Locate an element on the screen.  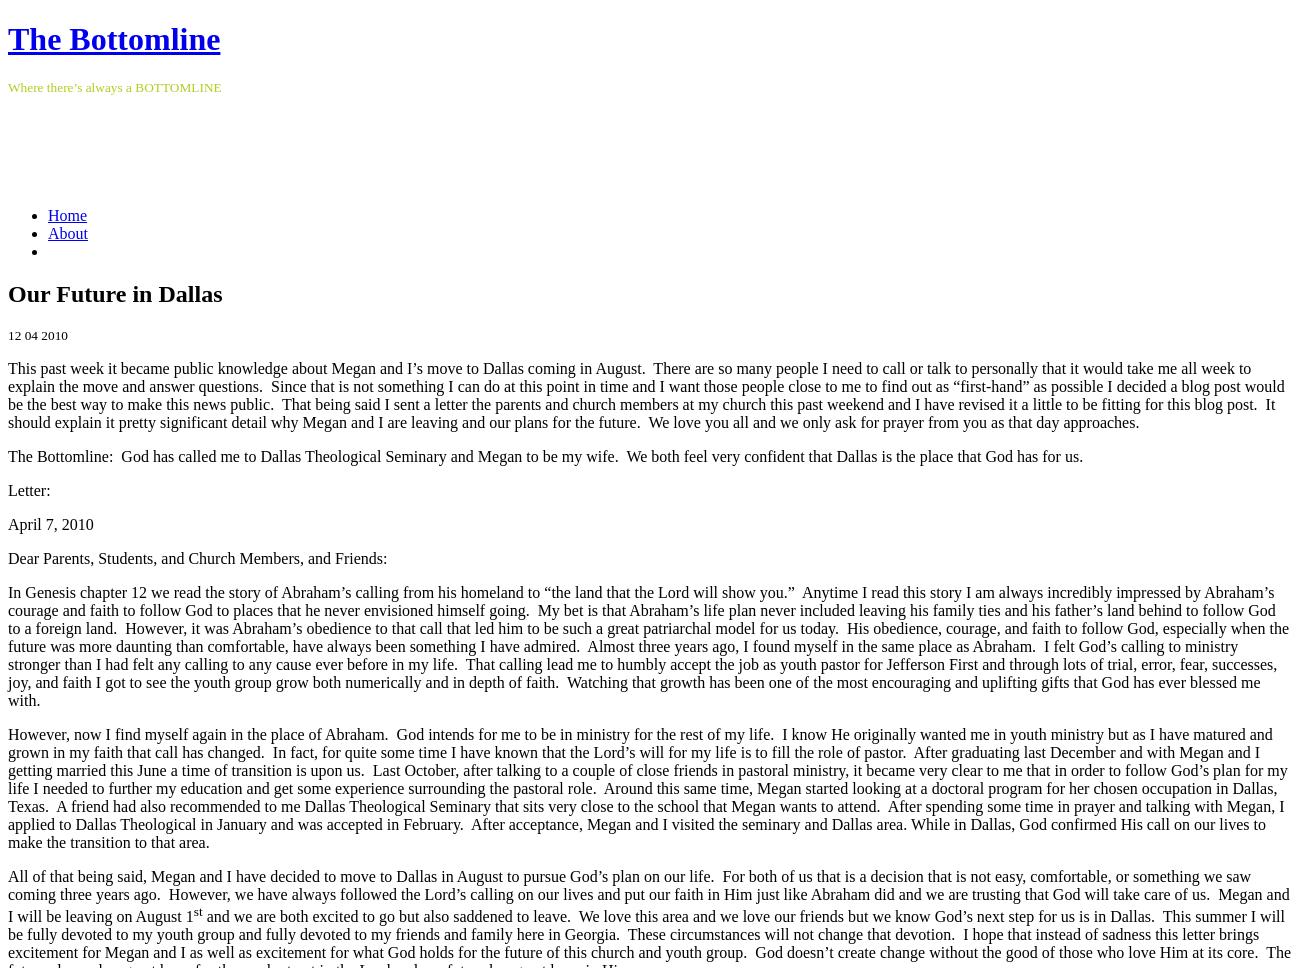
'This past week it became public knowledge about Megan and I’s move to Dallas coming in August.  There are so many people I need to call or talk to personally that it would take me all week to explain the move and answer questions.  Since that is not something I can do at this point in time and I want those people close to me to find out as “first-hand” as possible I decided a blog post would be the best way to make this news public.  That being said I sent a letter the parents and church members at my church this past weekend and I have revised it a little to be fitting for this blog post.  It should explain it pretty significant detail why Megan and I are leaving and our plans for the future.  We love you all and we only ask for prayer from you as that day approaches.' is located at coordinates (7, 393).